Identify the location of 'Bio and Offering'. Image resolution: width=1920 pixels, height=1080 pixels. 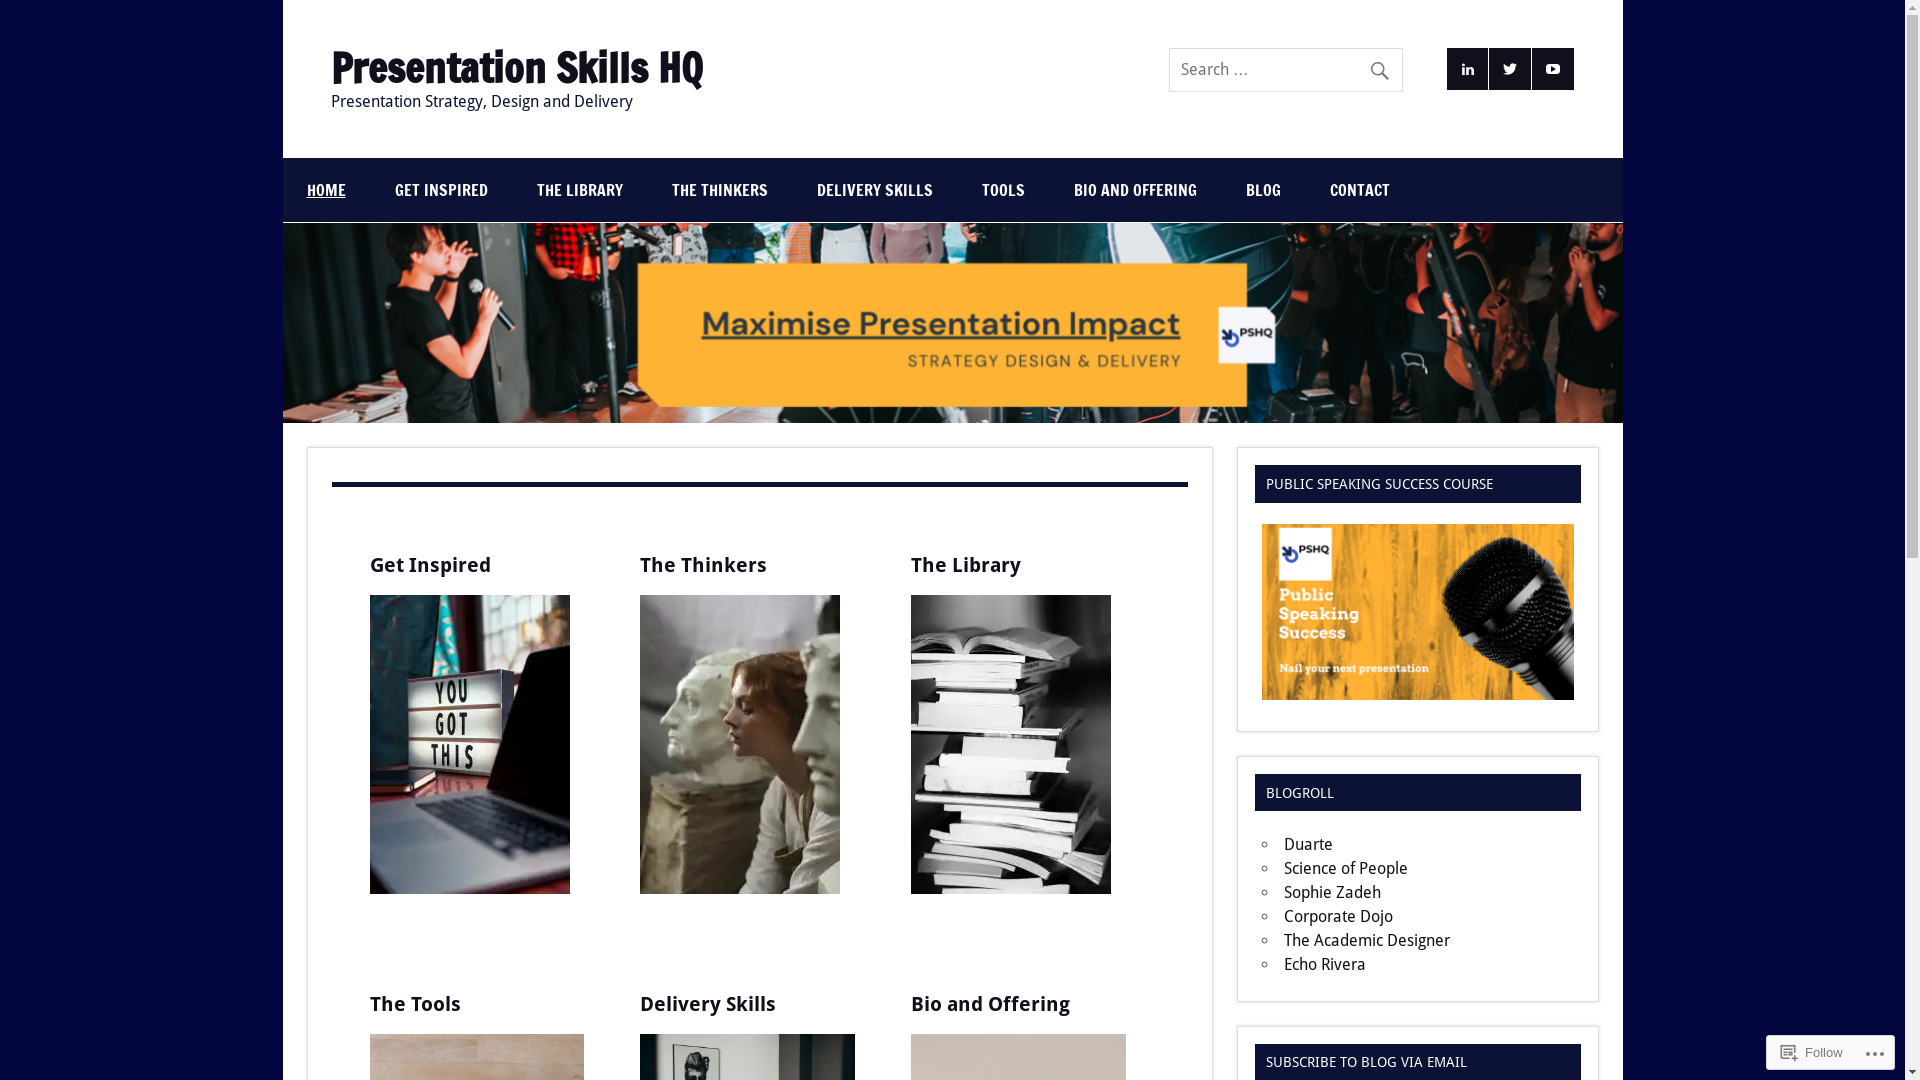
(990, 1003).